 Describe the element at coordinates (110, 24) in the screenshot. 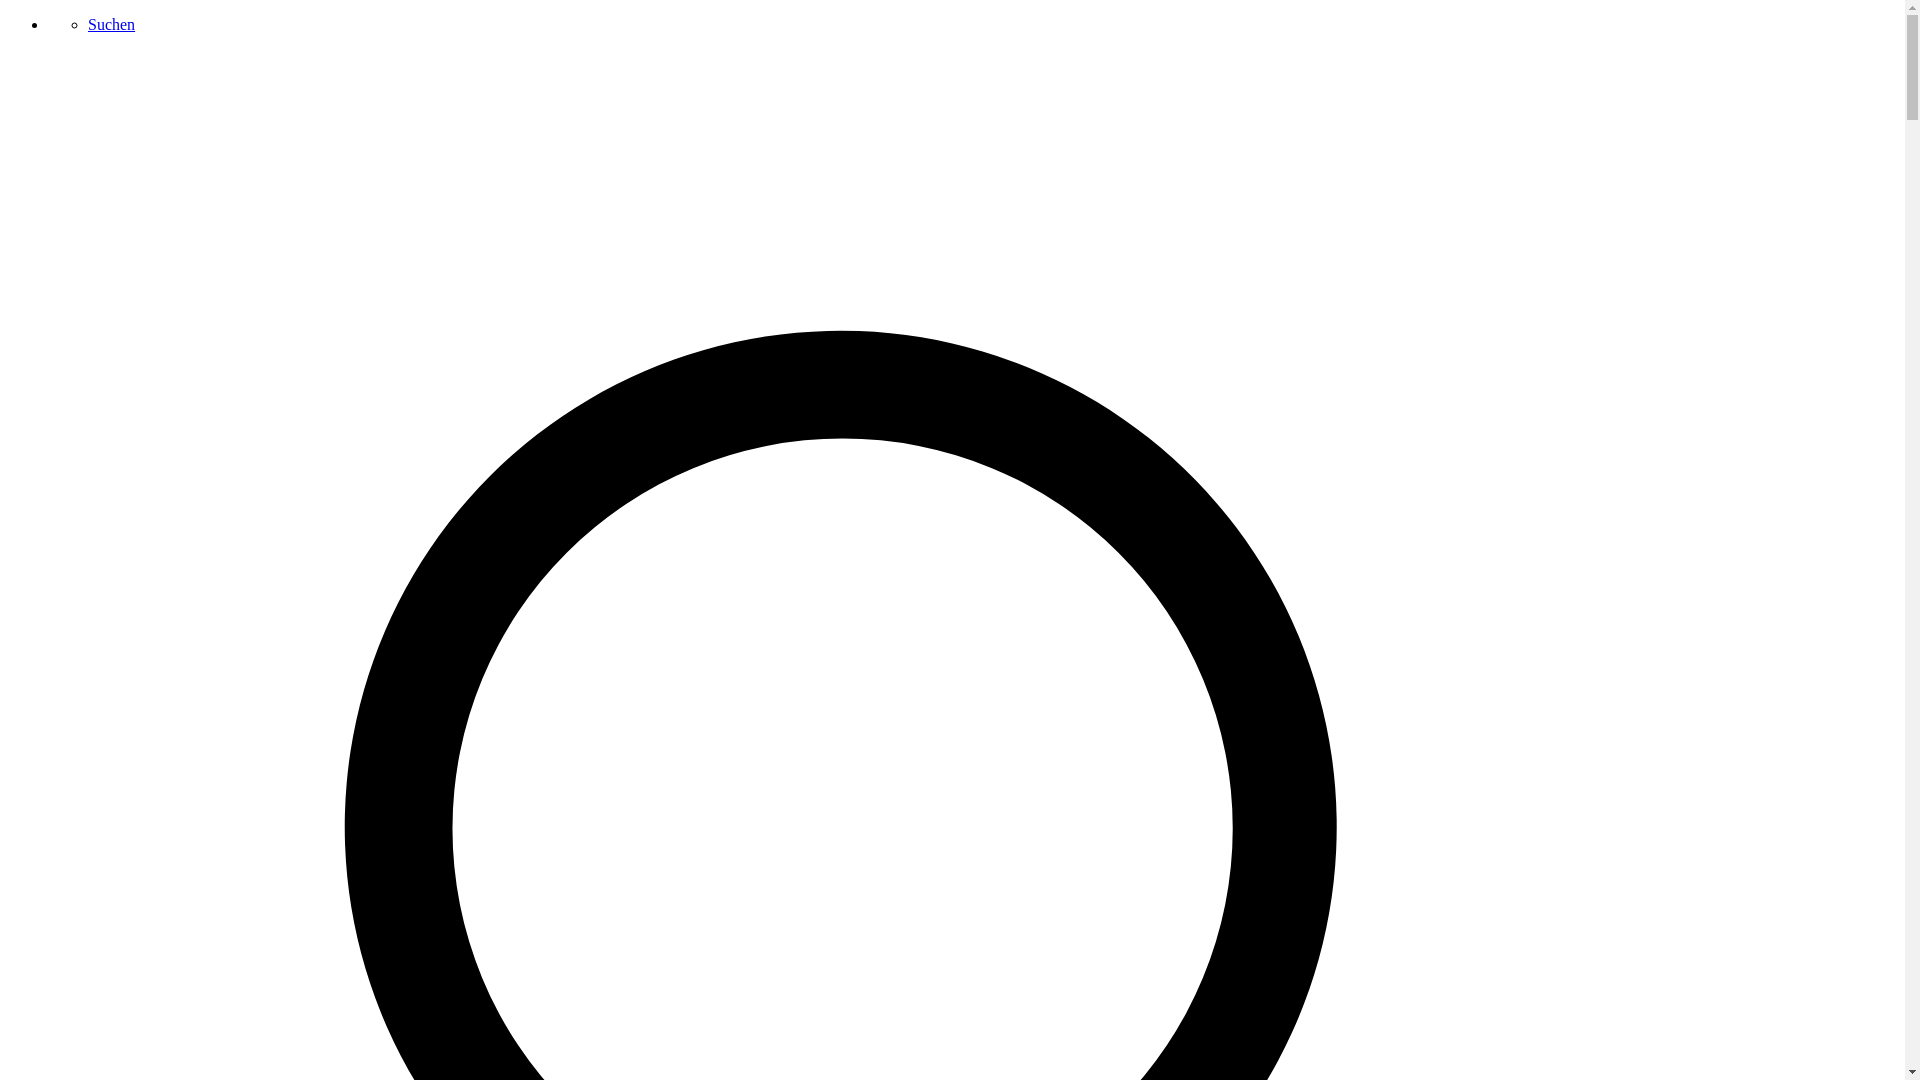

I see `'Suchen'` at that location.